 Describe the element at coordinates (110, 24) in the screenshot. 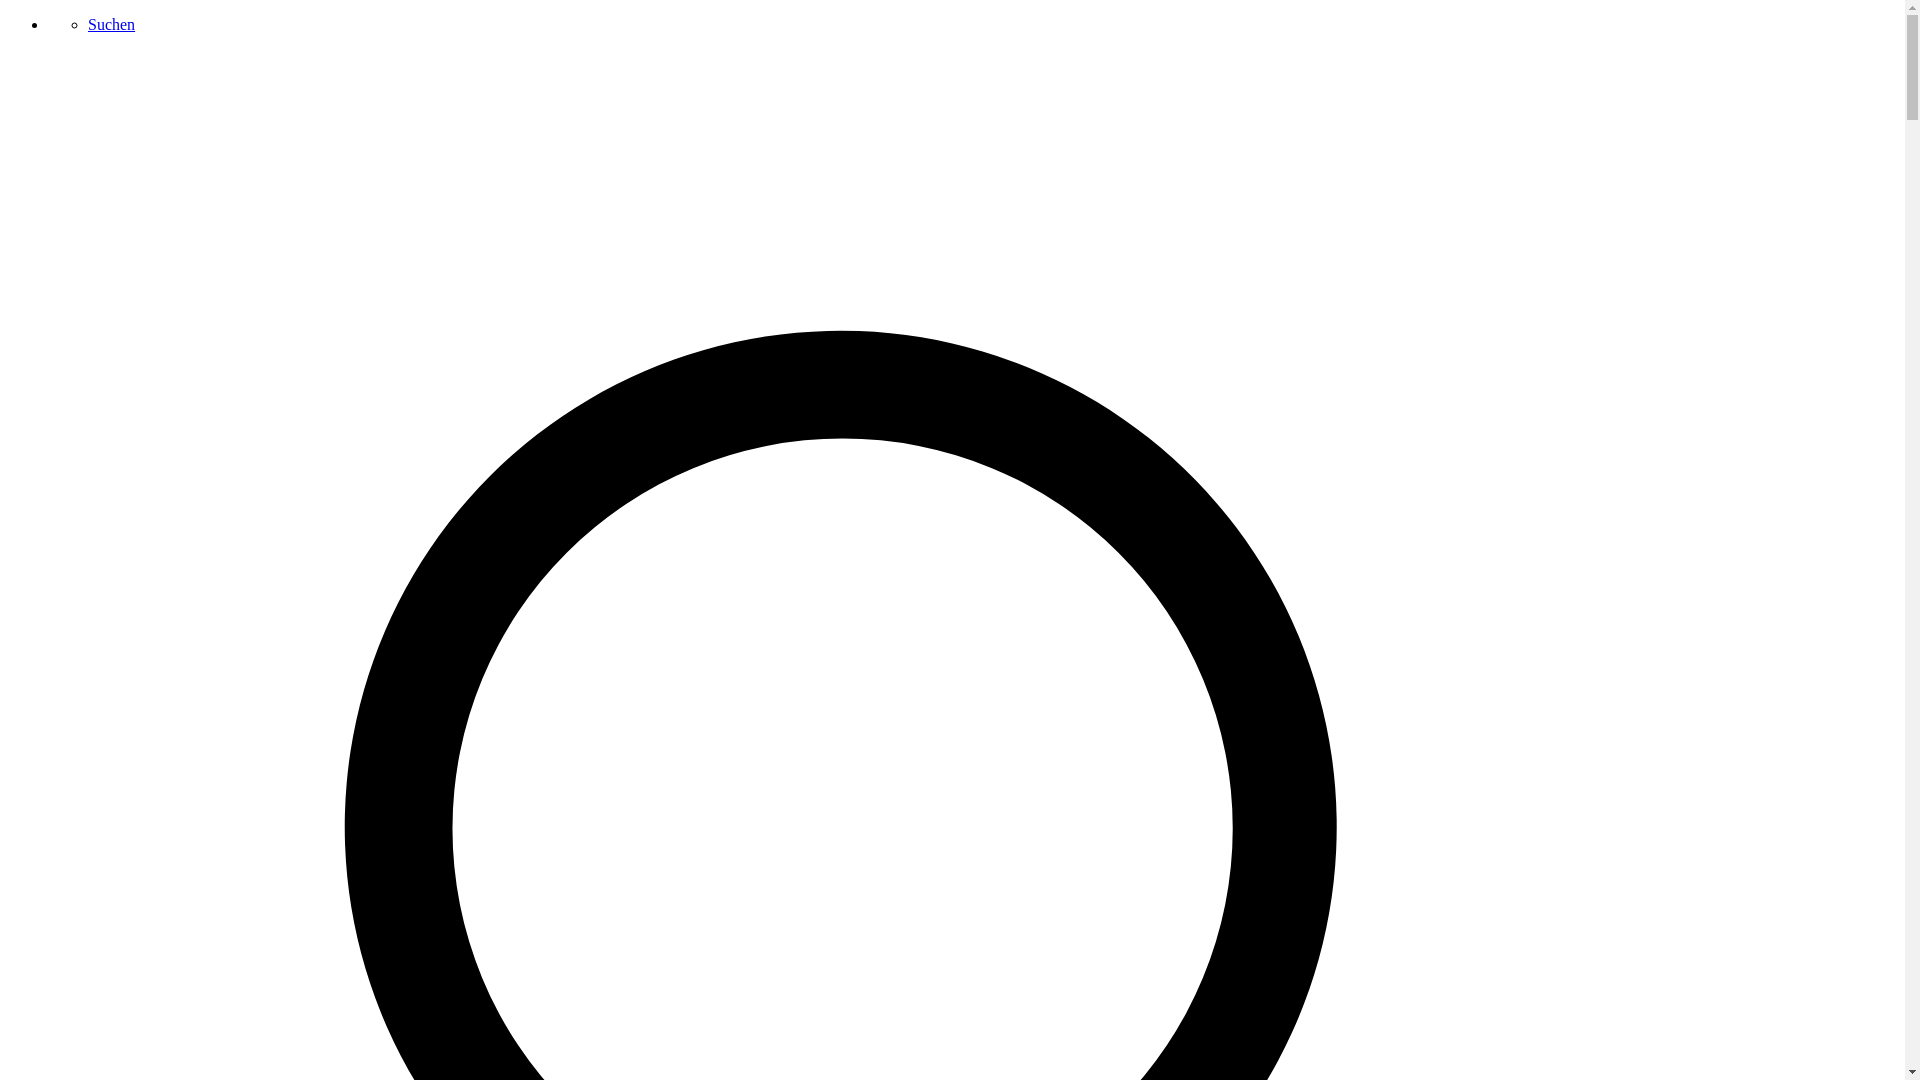

I see `'Suchen'` at that location.